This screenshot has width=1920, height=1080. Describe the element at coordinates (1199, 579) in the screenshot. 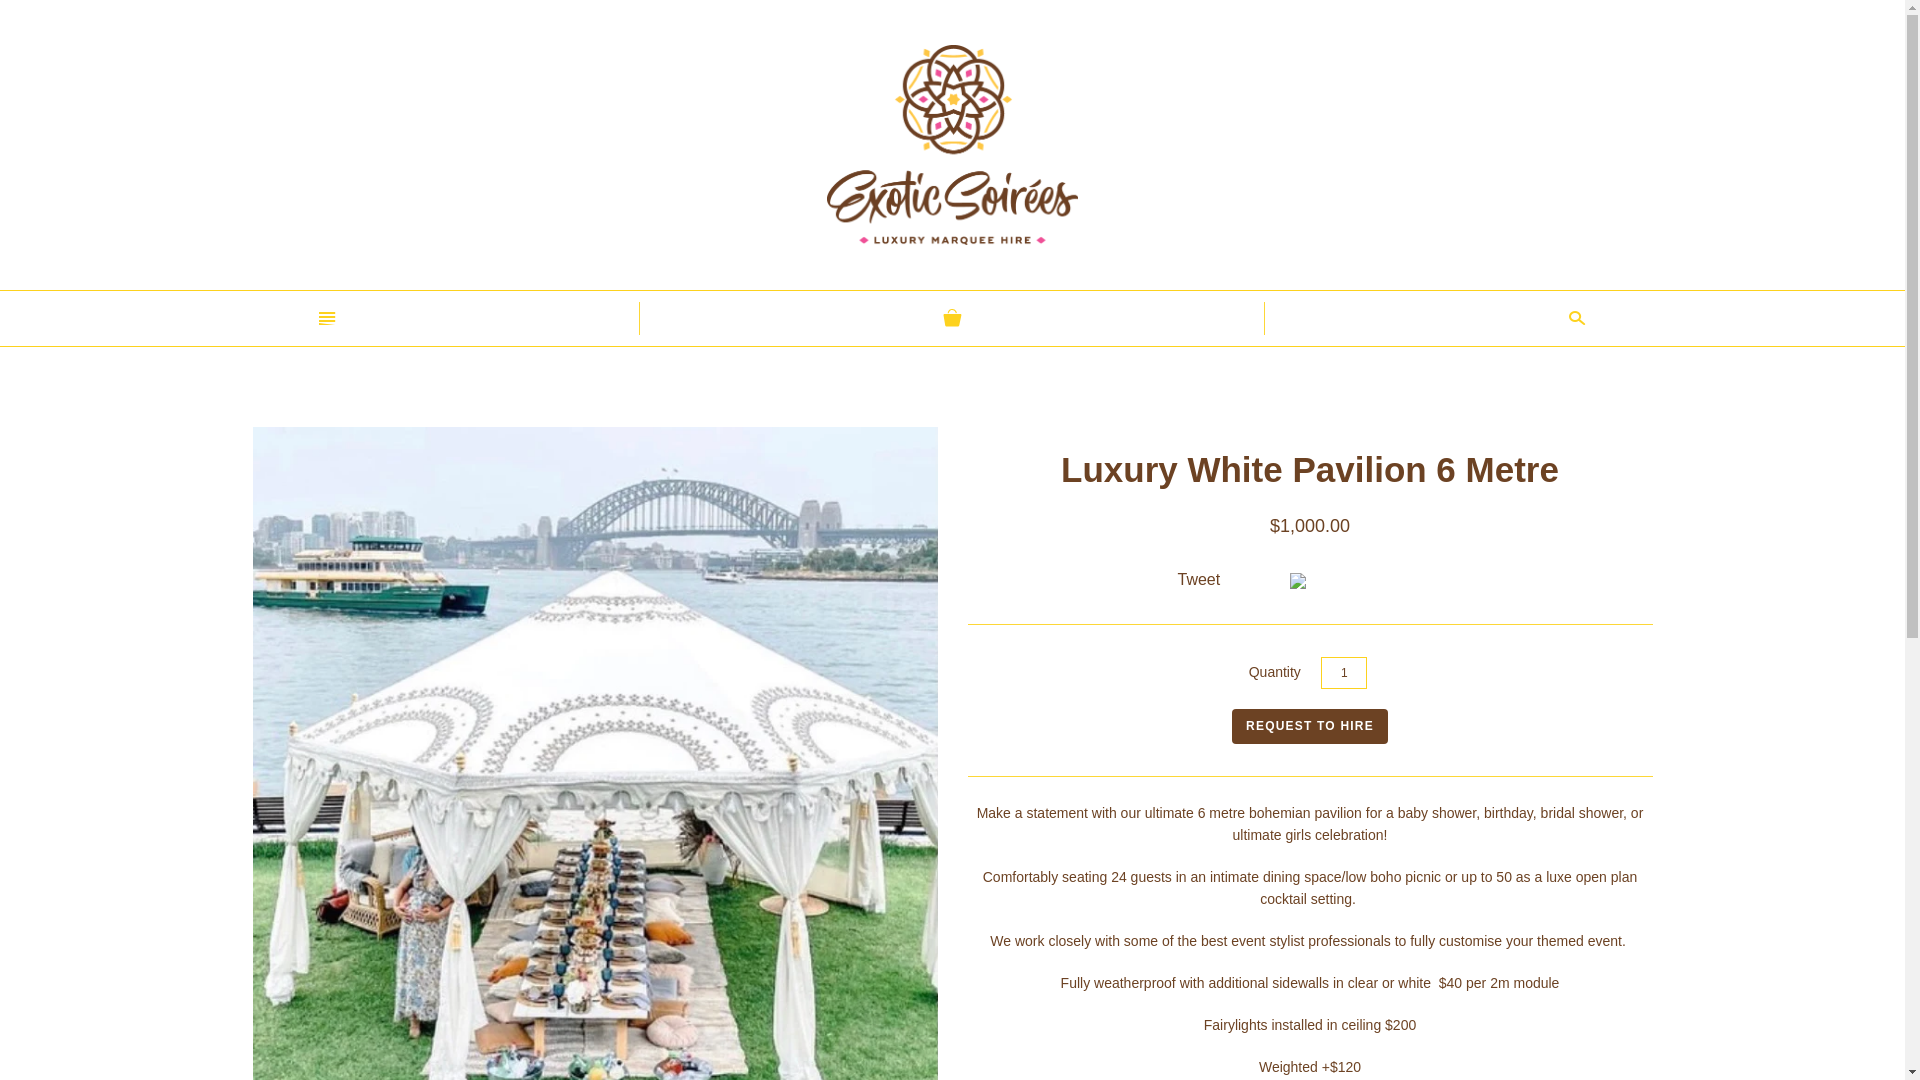

I see `'Tweet'` at that location.